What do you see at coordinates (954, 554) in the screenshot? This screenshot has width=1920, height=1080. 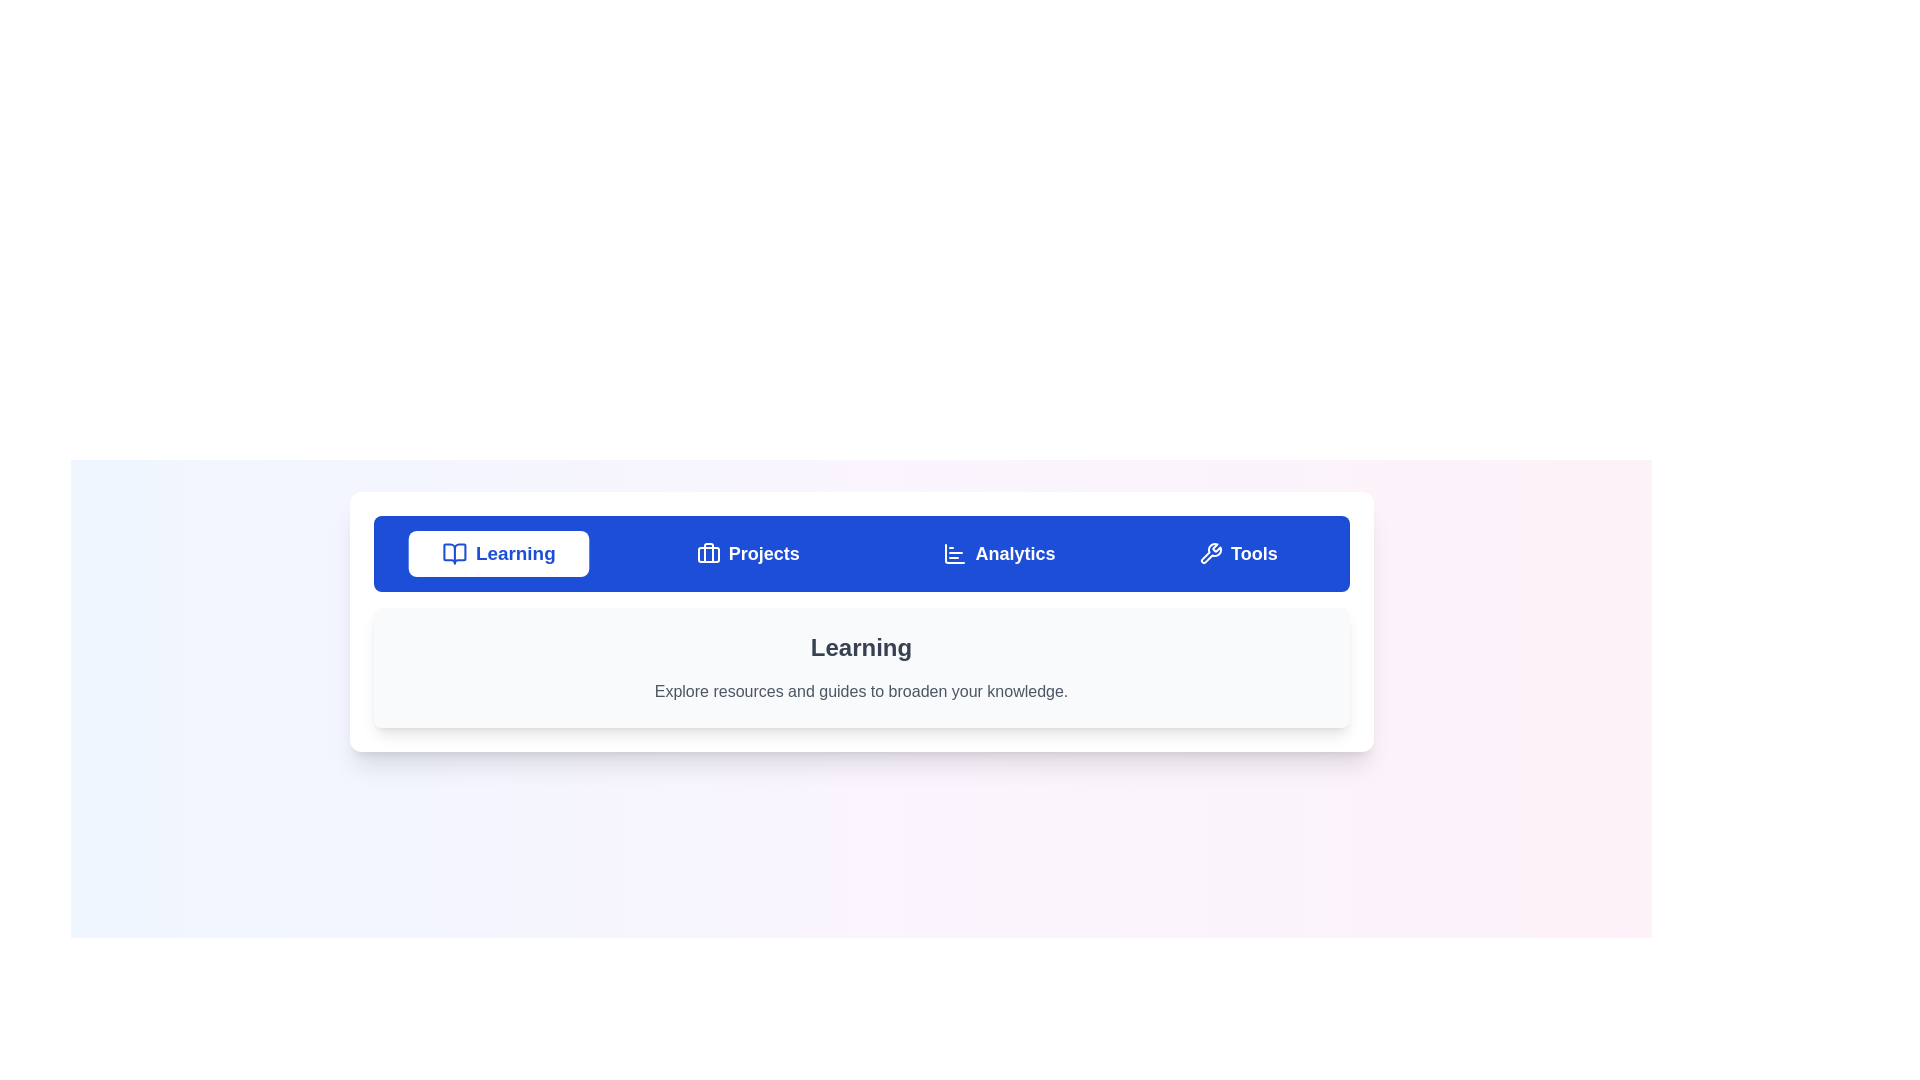 I see `the bar chart icon located within the 'Analytics' button in the horizontal navigation bar` at bounding box center [954, 554].